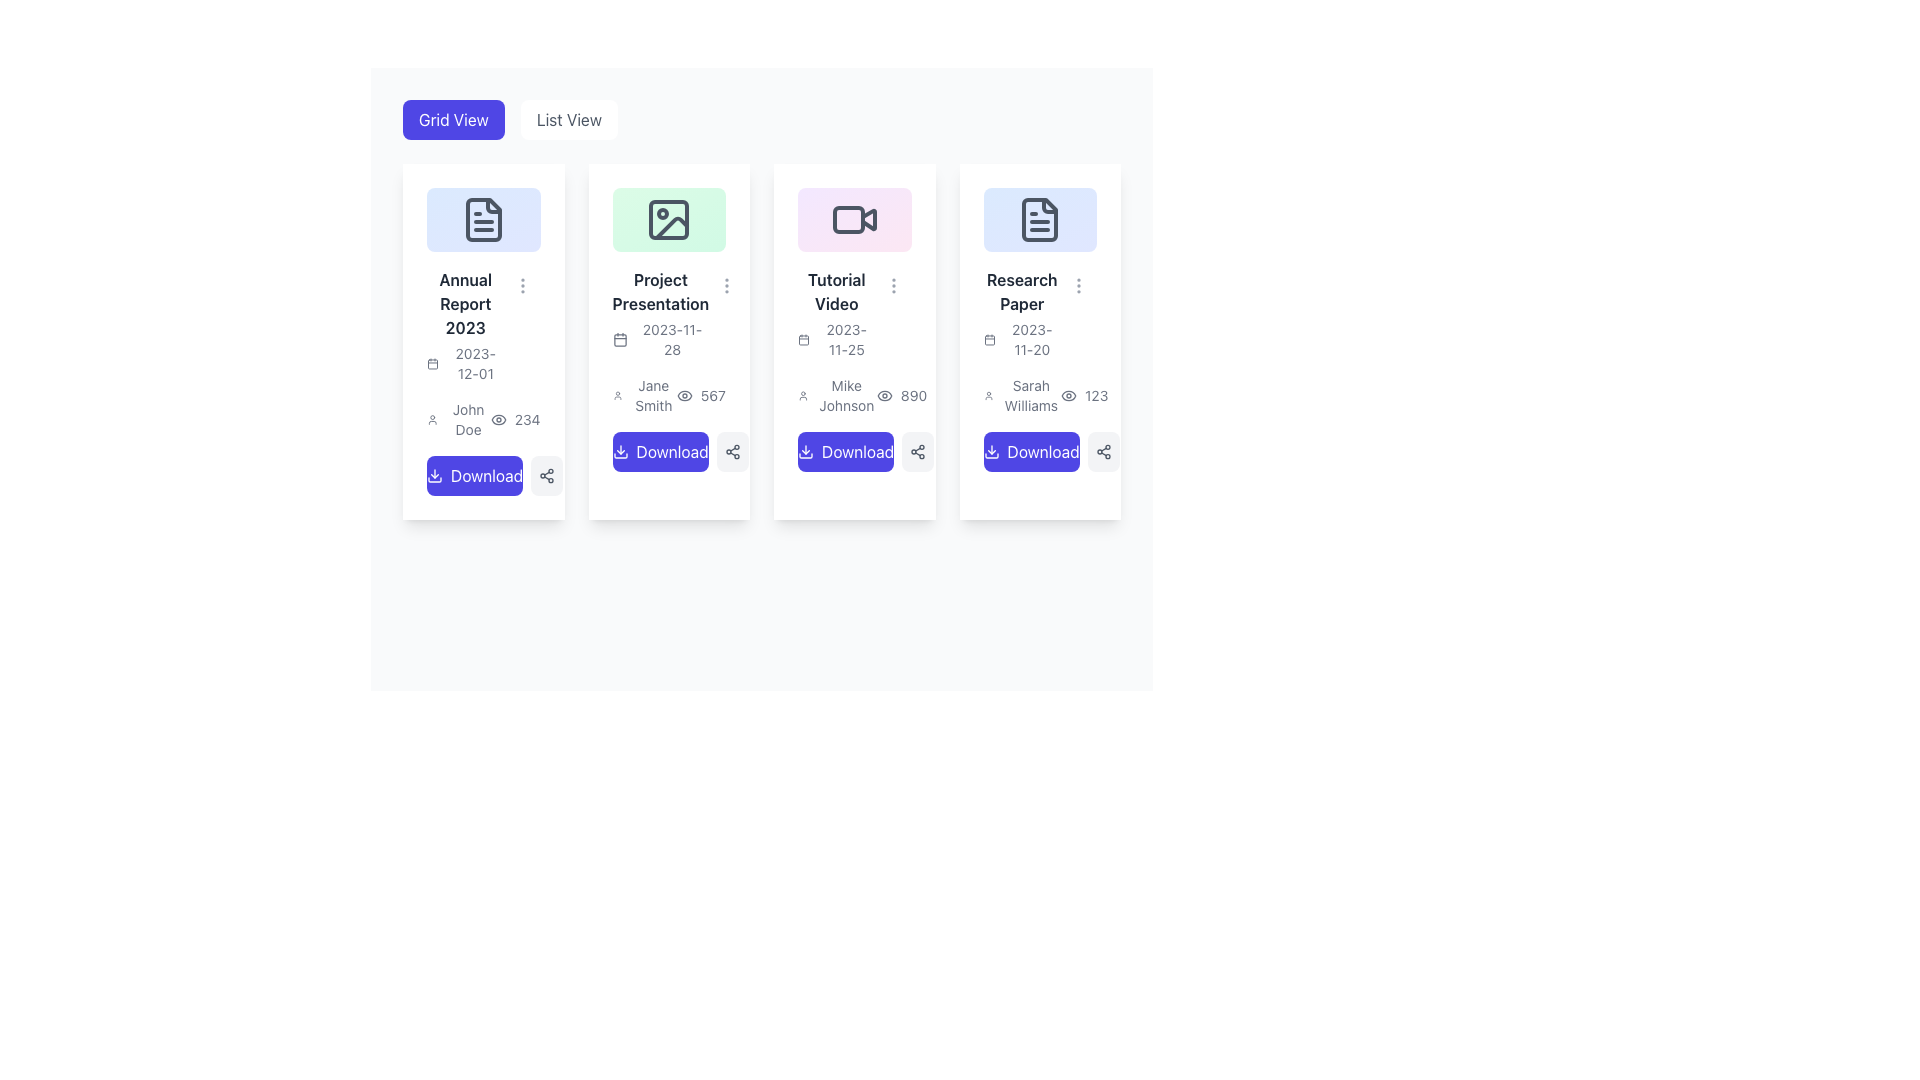 This screenshot has height=1080, width=1920. I want to click on the Text Label indicating 'Project Presentation' located in the topmost position of the second card from the left in a grid of four cards, so click(660, 291).